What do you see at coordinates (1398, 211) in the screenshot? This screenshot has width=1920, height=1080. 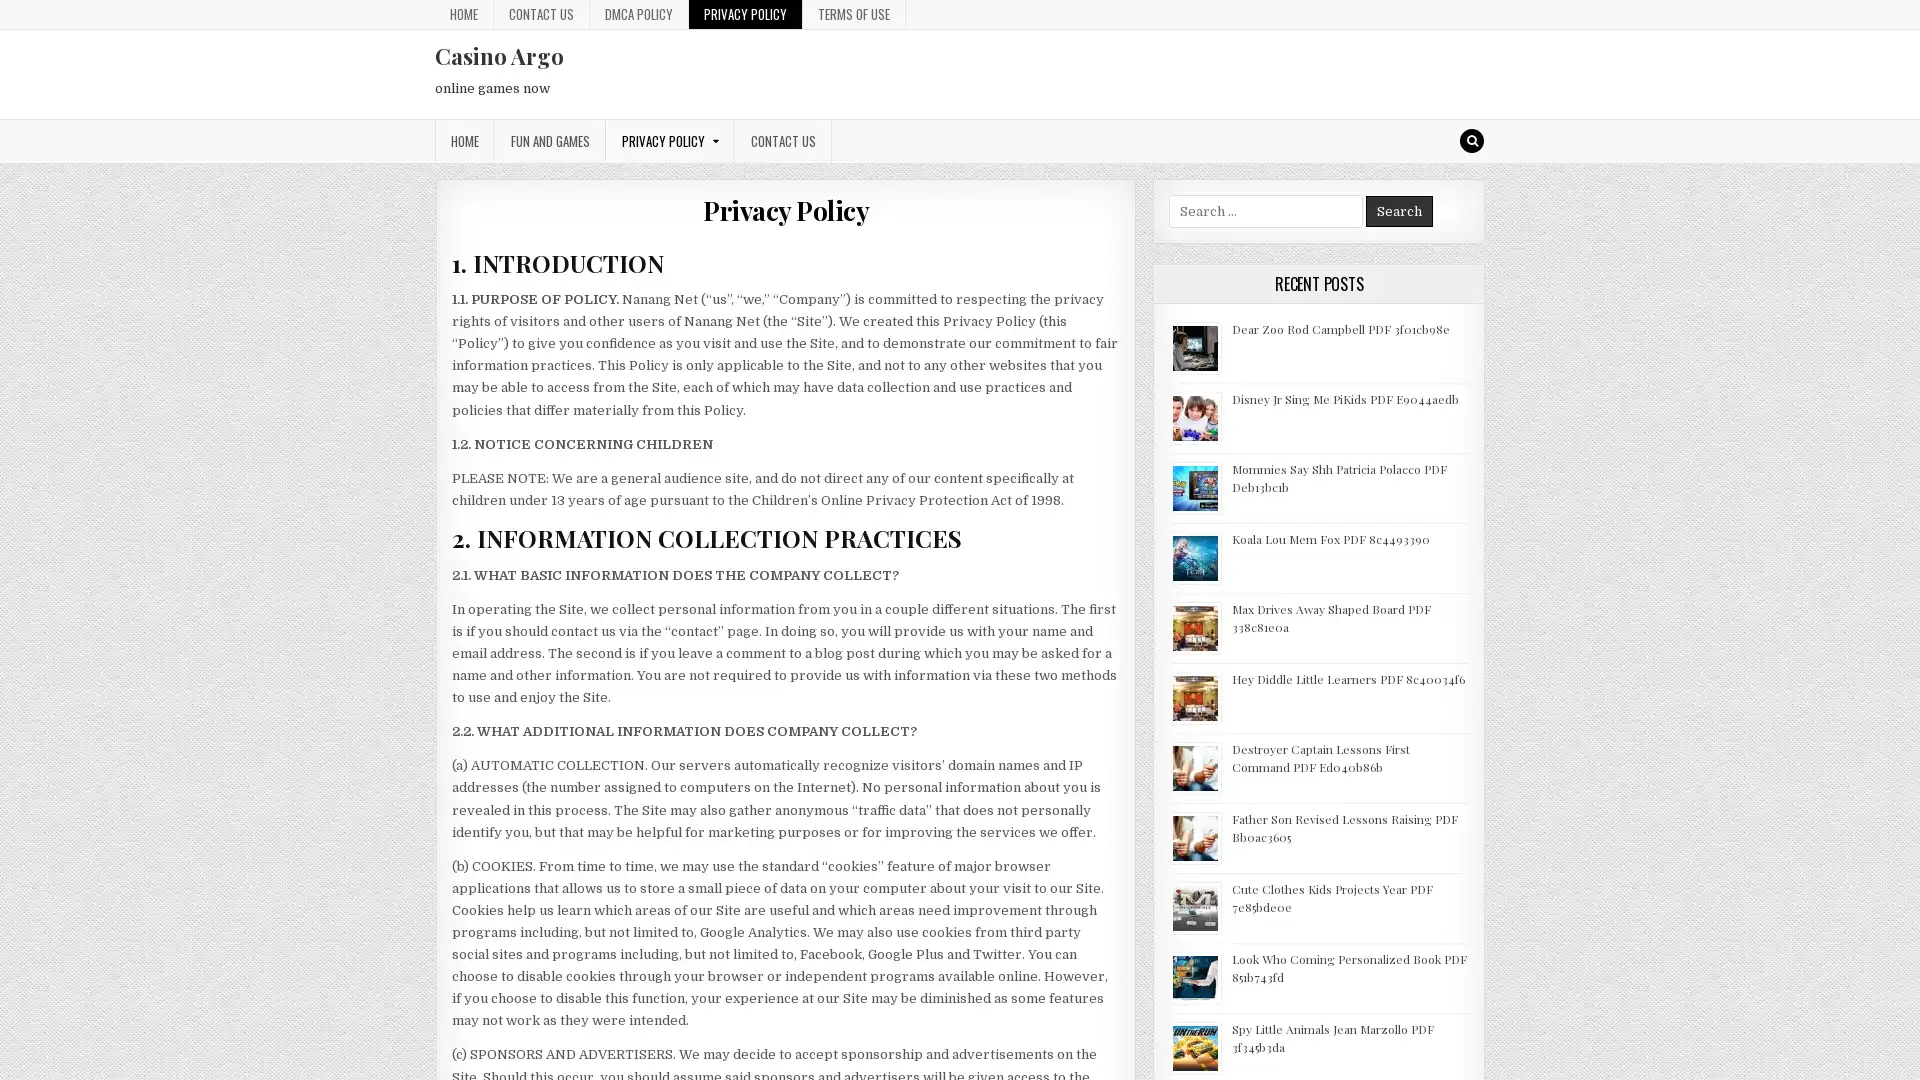 I see `Search` at bounding box center [1398, 211].